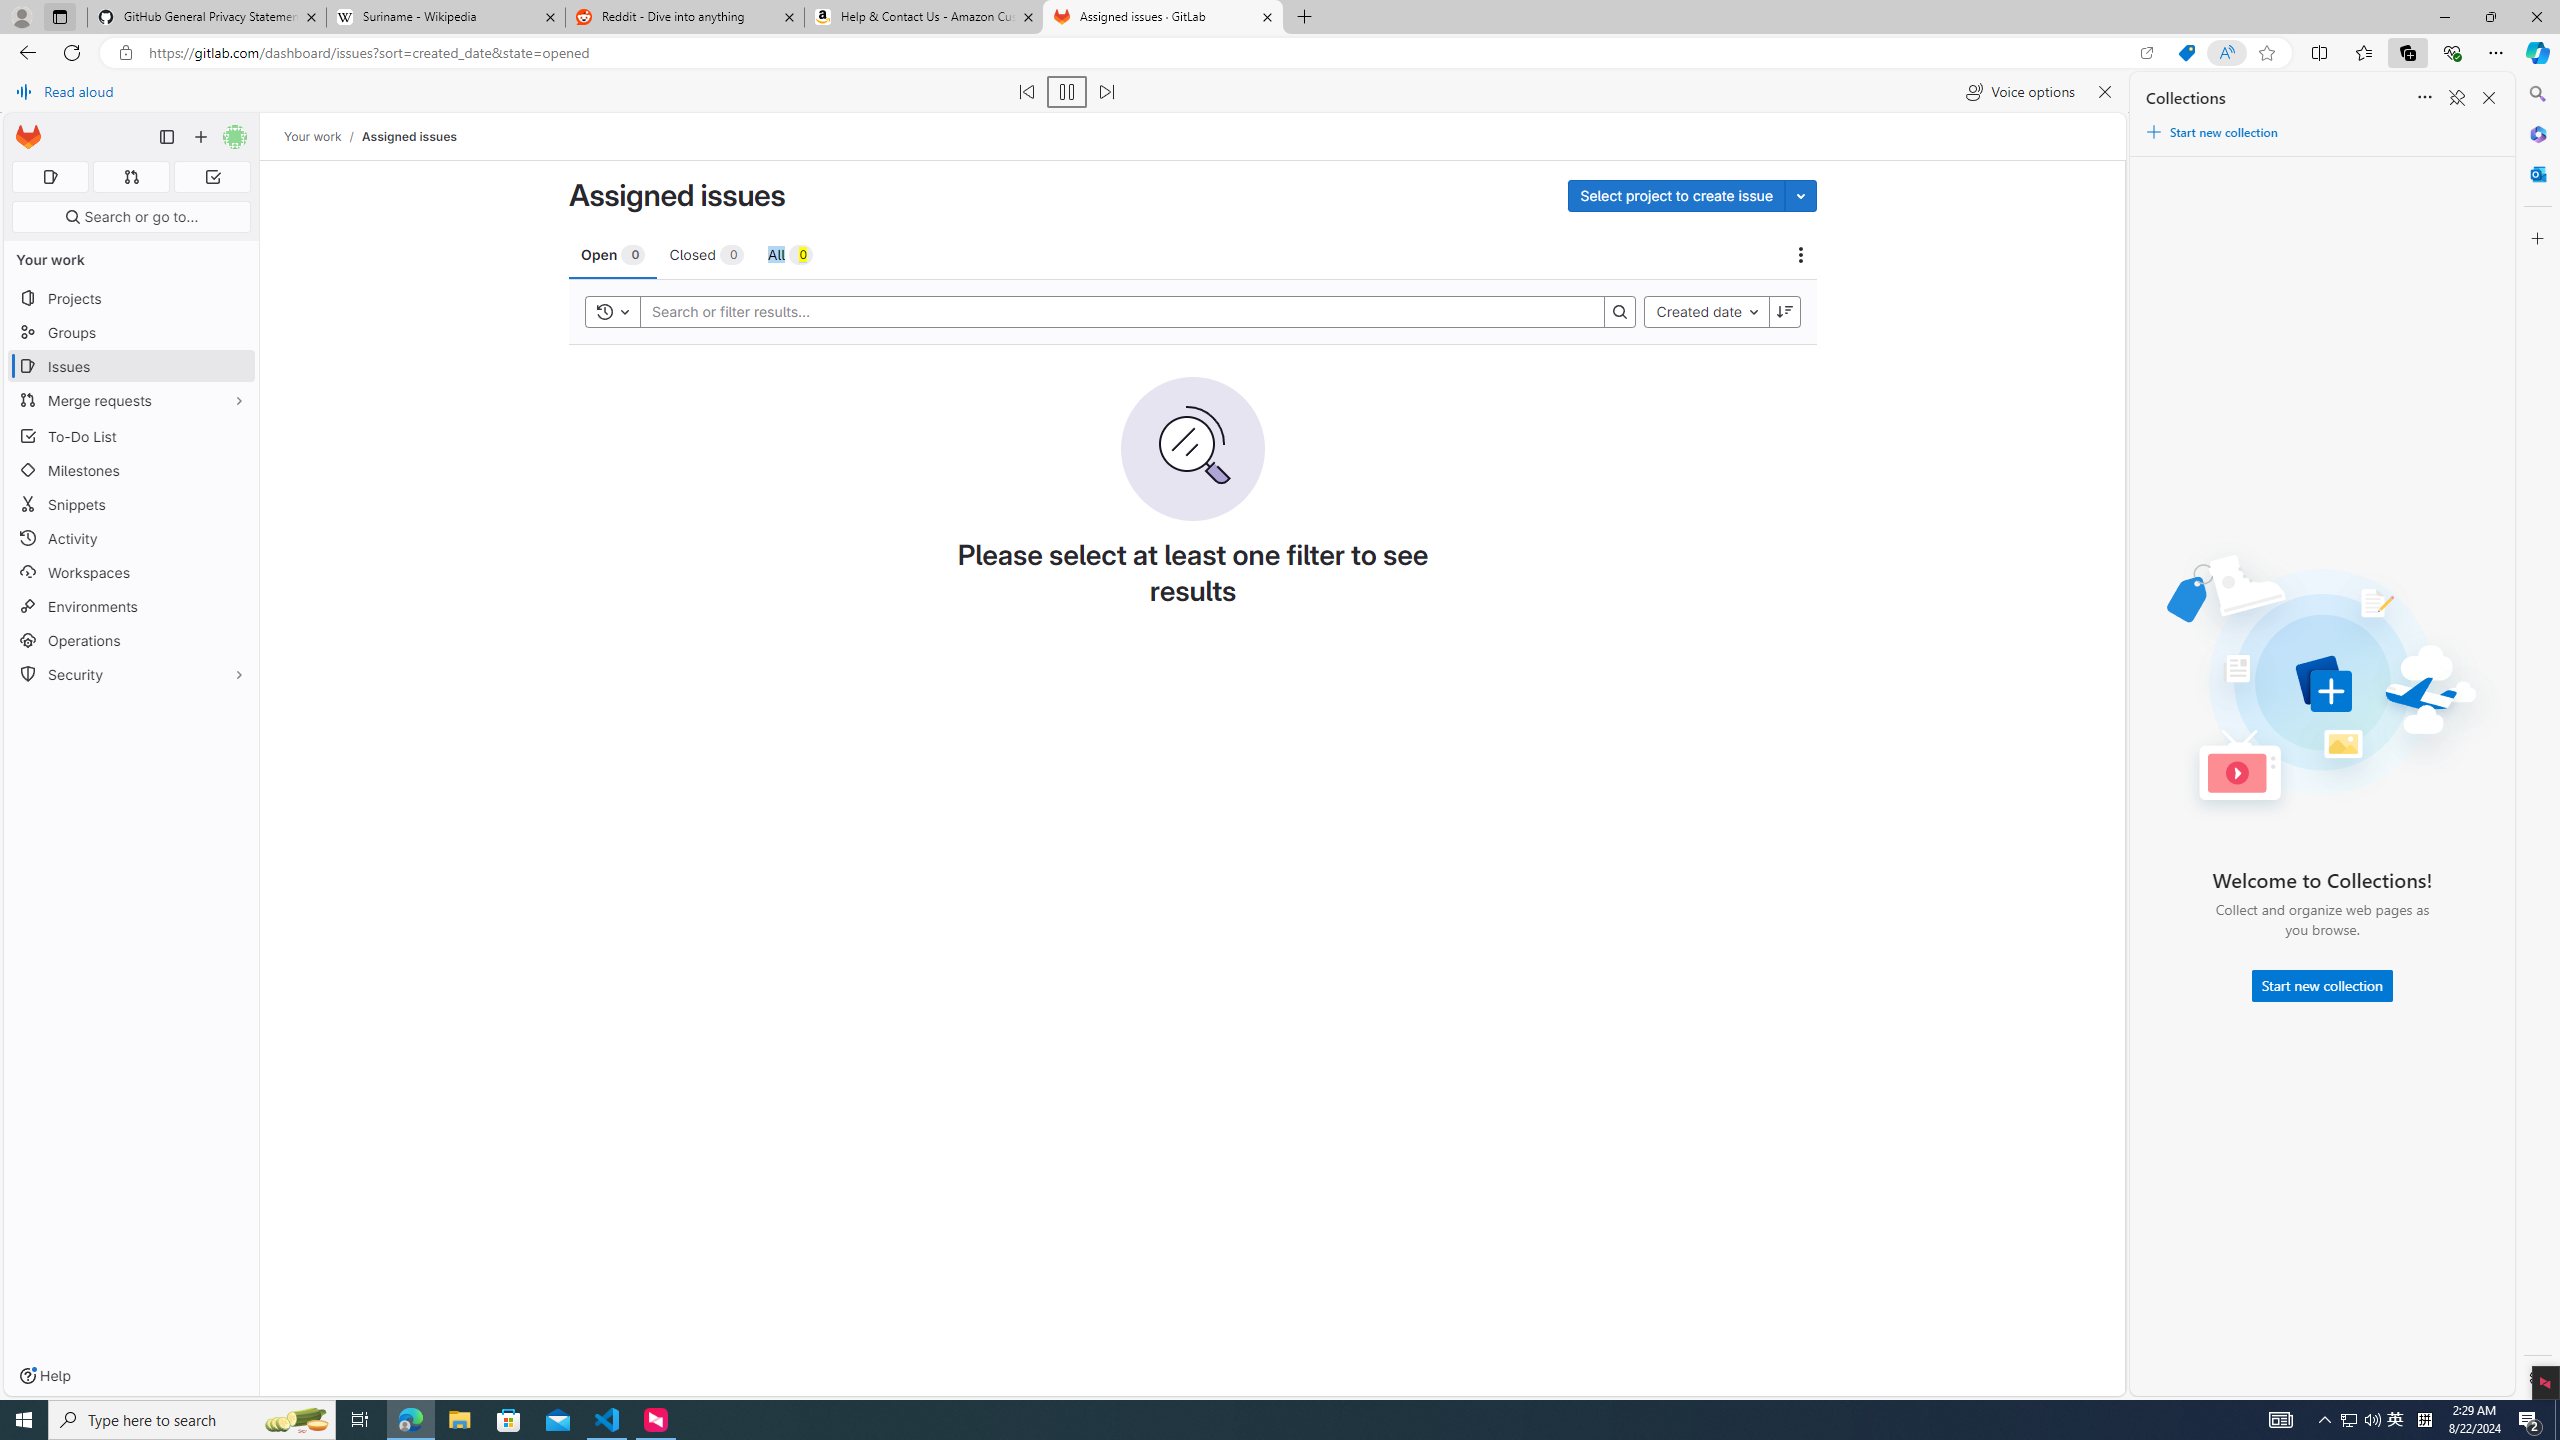 This screenshot has height=1440, width=2560. Describe the element at coordinates (2021, 91) in the screenshot. I see `'Voice options'` at that location.